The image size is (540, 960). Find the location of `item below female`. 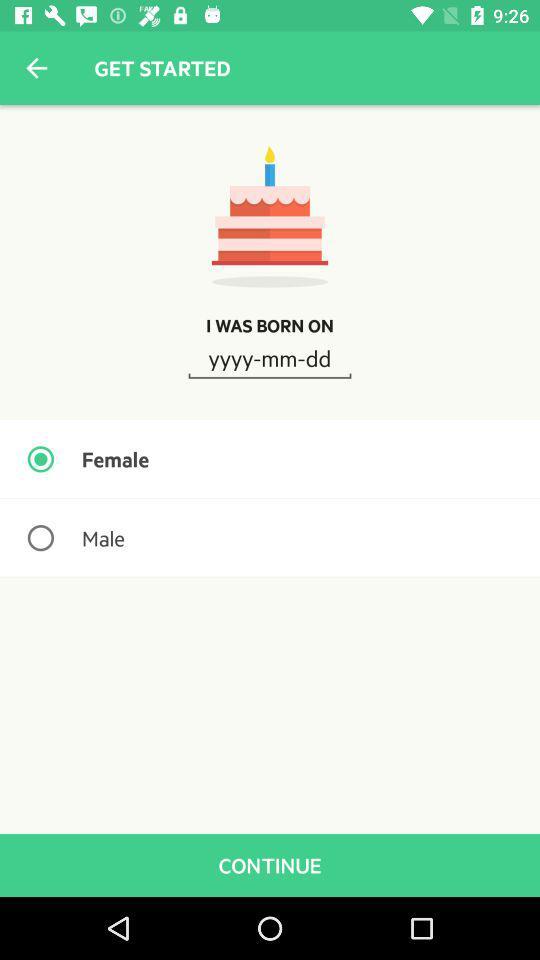

item below female is located at coordinates (270, 537).